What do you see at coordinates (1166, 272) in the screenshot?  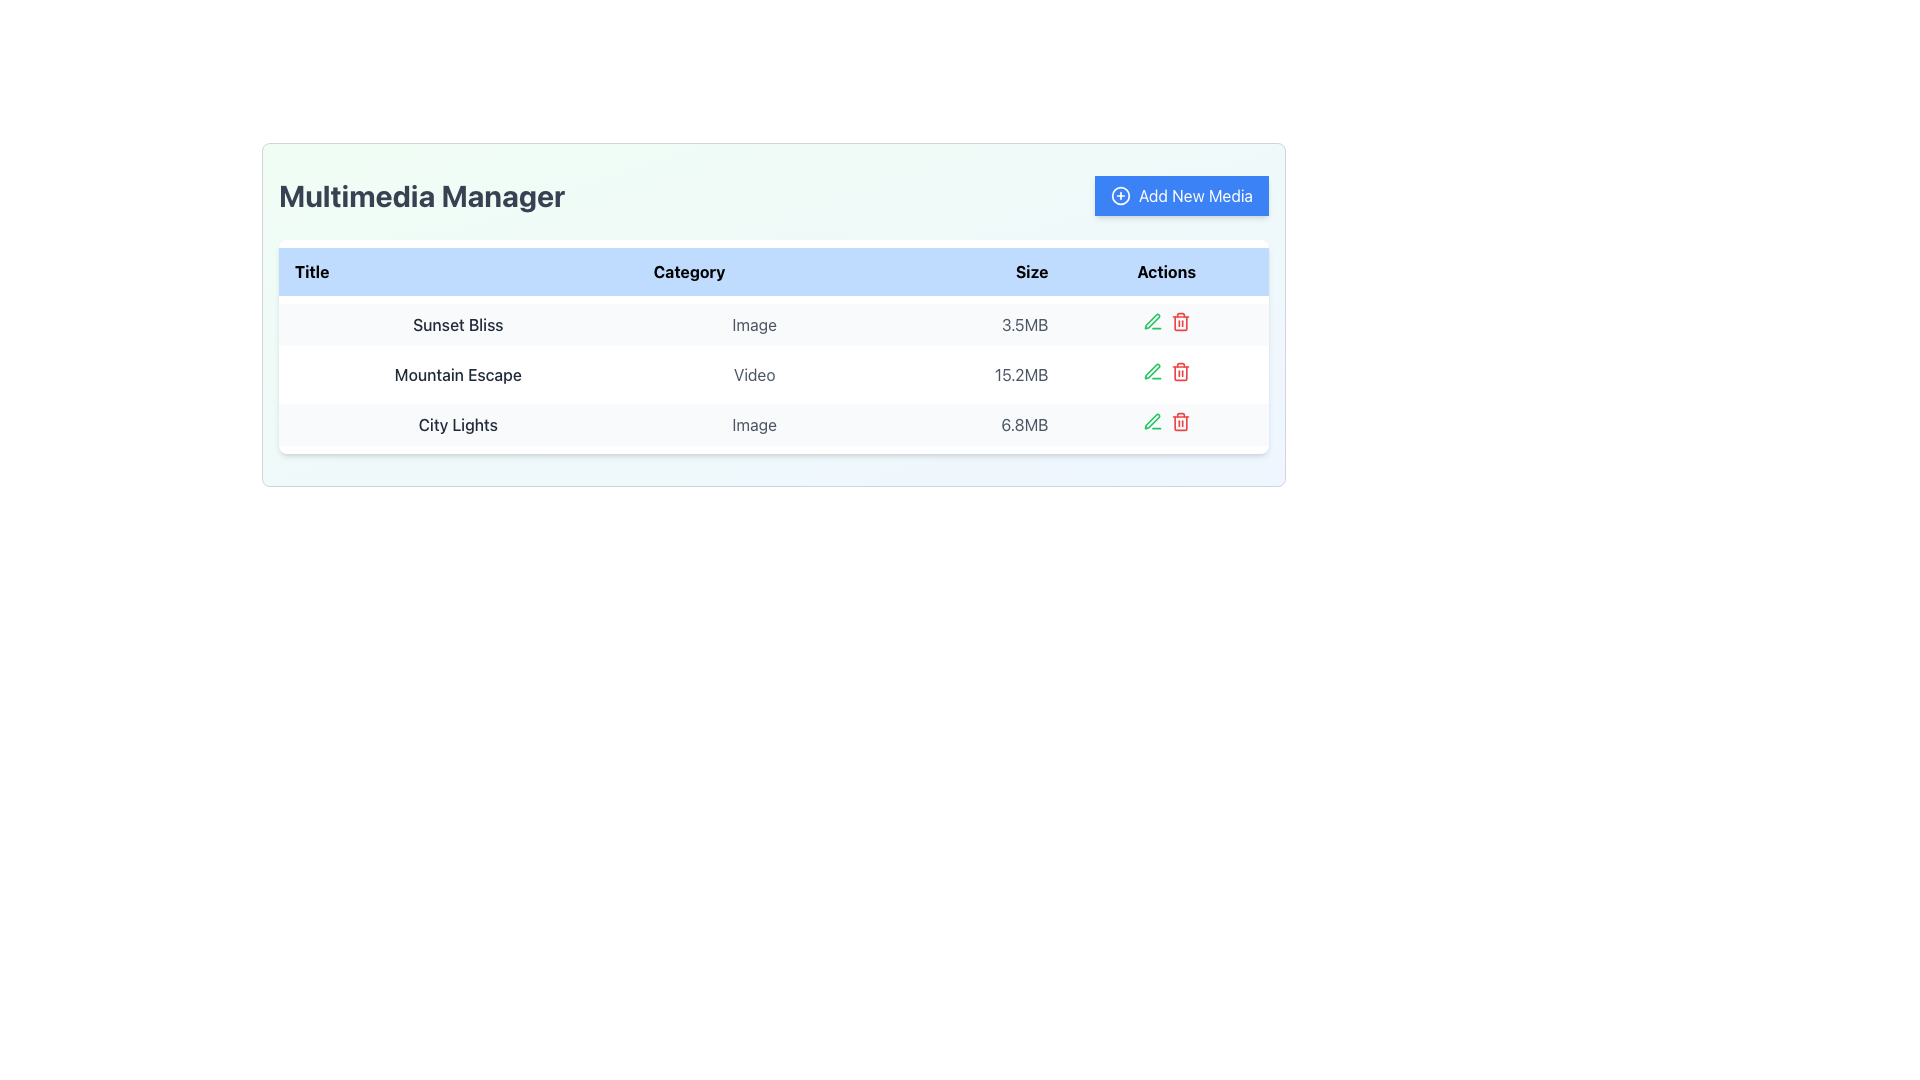 I see `the 'Actions' text label, which is the fourth column header in a table with a light blue background and bold black text` at bounding box center [1166, 272].